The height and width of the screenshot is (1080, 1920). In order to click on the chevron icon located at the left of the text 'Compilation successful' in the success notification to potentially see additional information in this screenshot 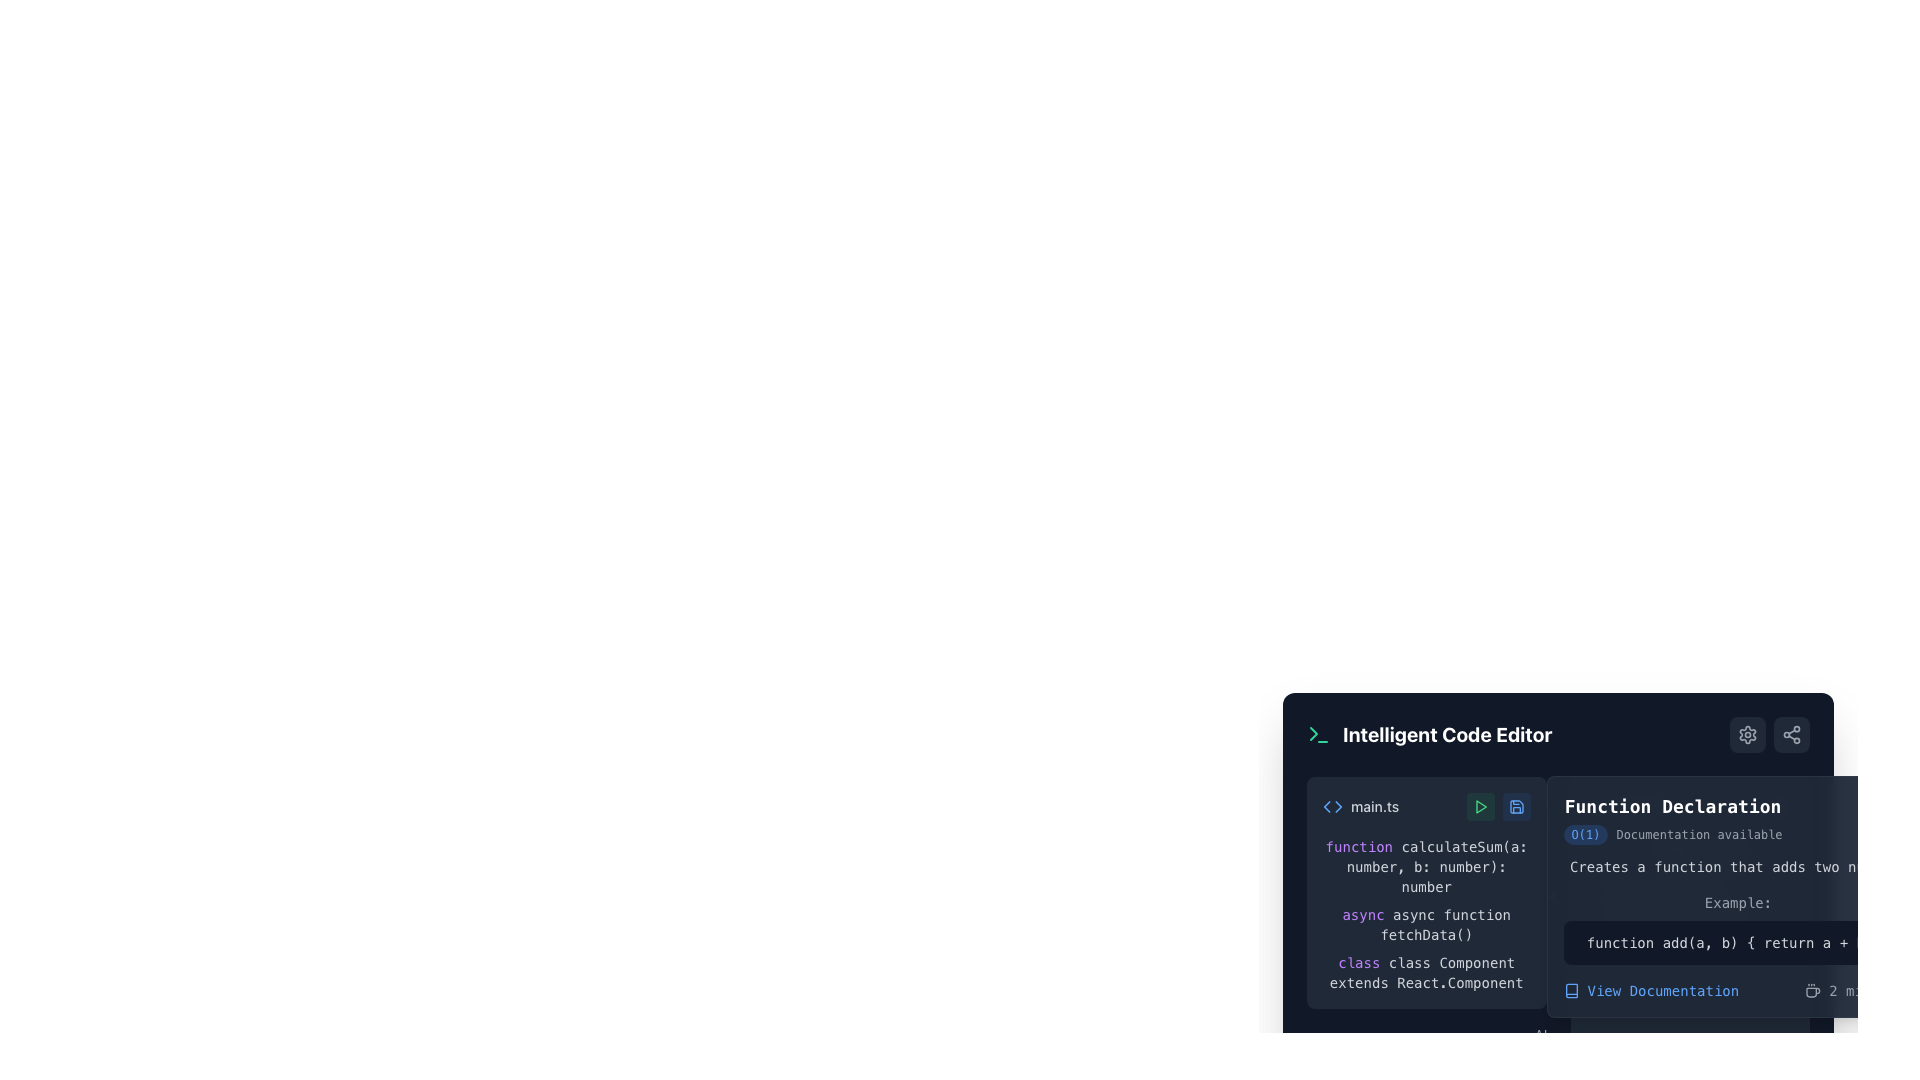, I will do `click(1593, 855)`.